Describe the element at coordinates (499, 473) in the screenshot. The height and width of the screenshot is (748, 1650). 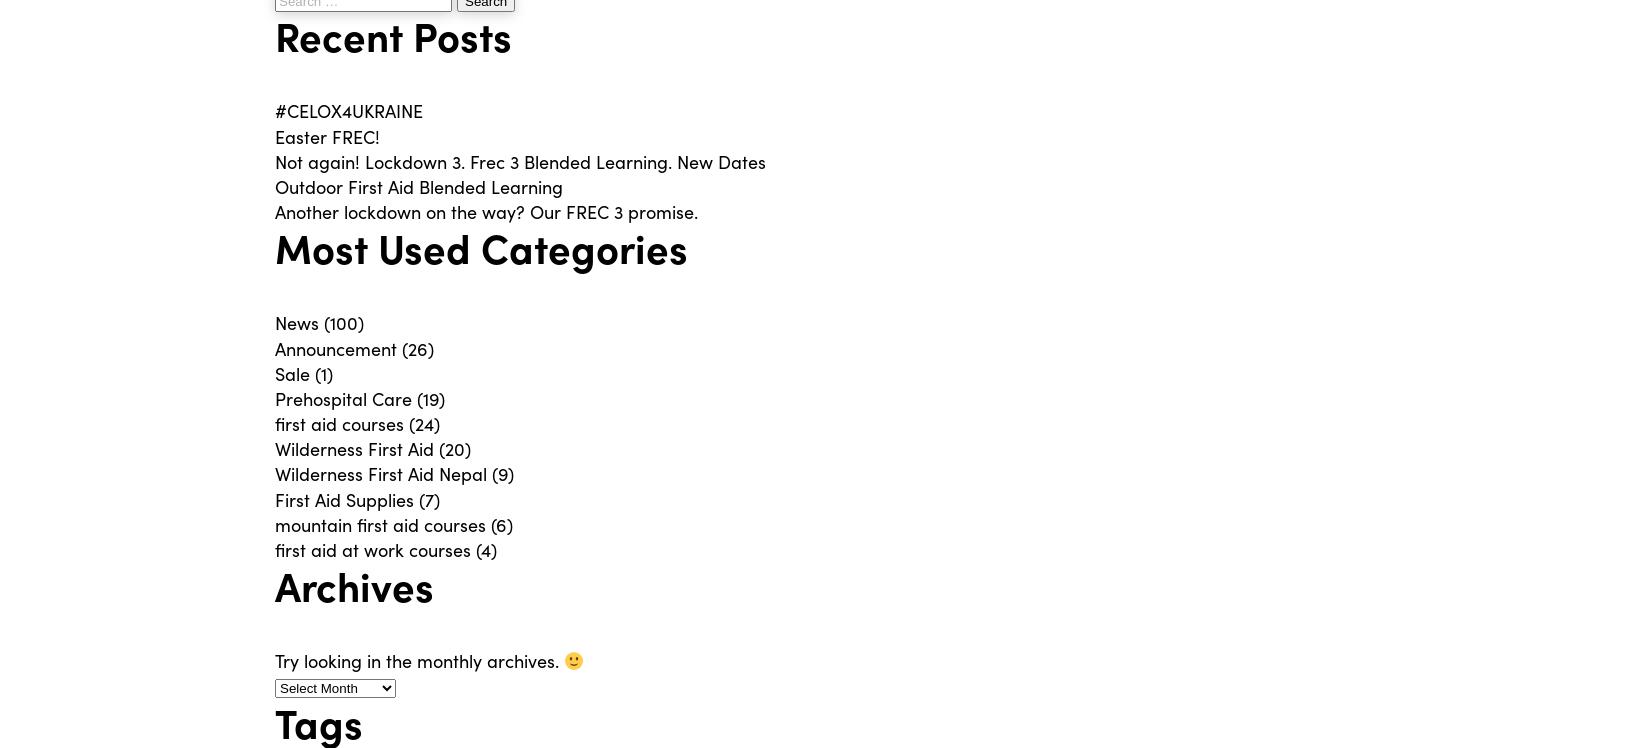
I see `'(9)'` at that location.